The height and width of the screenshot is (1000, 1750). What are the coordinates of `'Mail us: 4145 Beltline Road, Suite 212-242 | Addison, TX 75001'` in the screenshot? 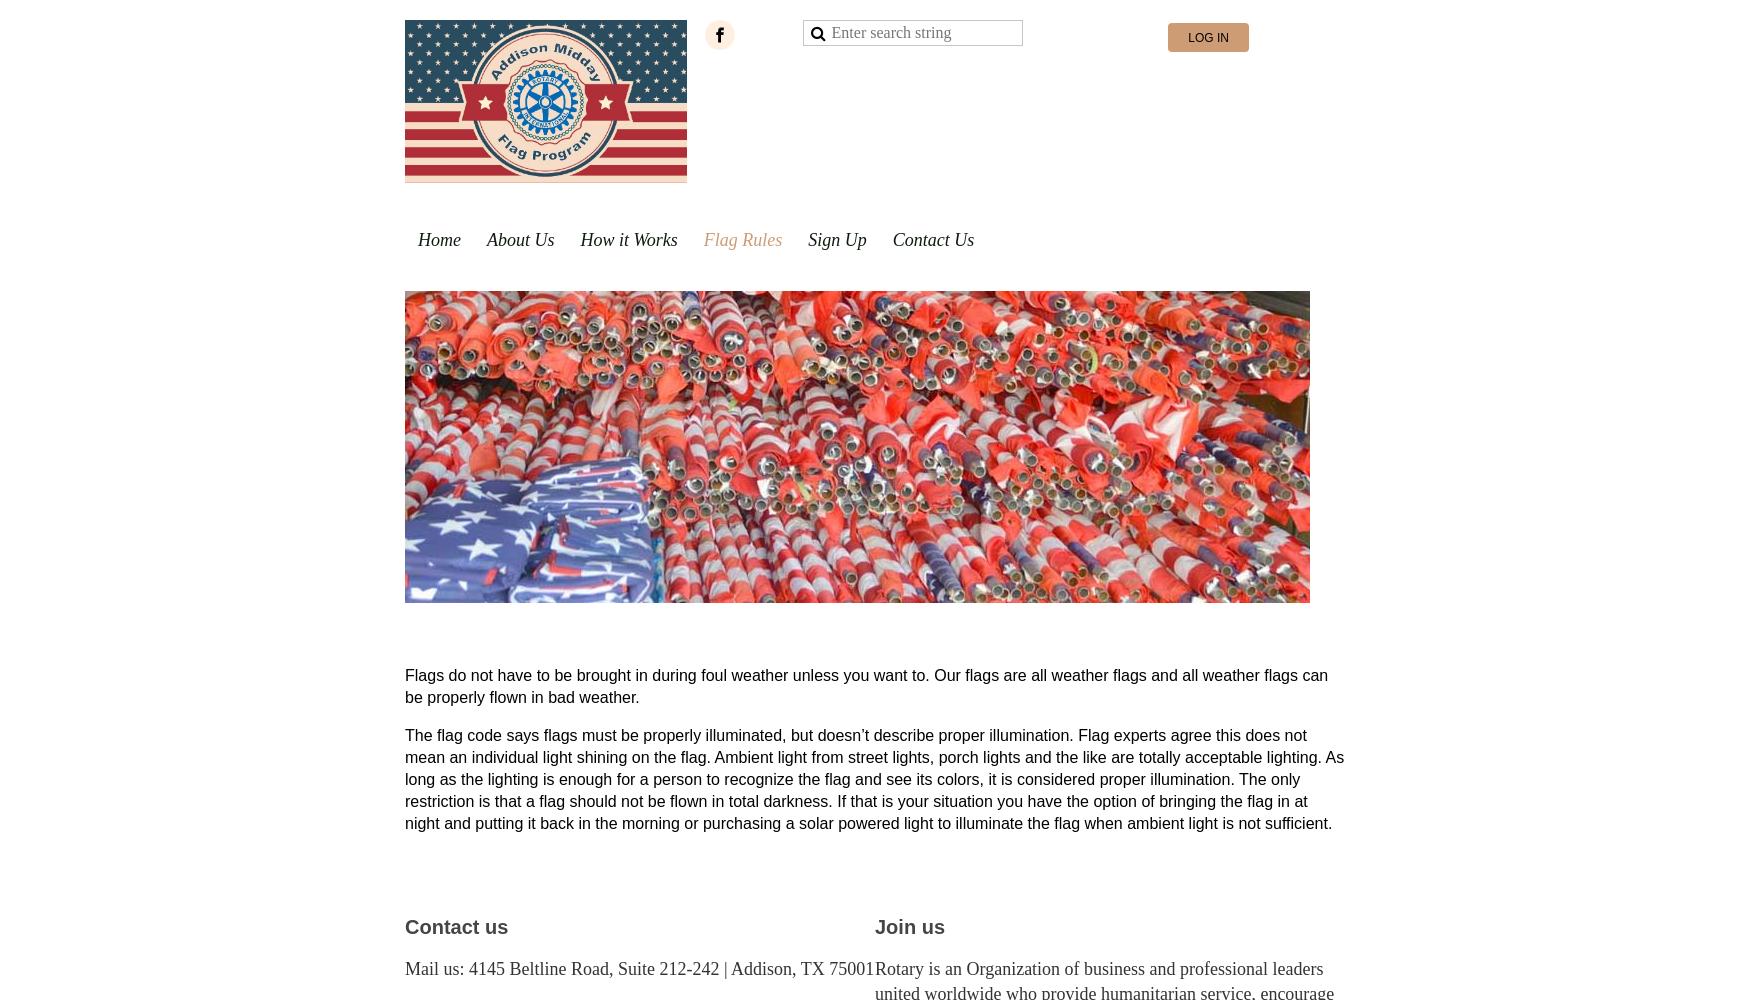 It's located at (638, 968).